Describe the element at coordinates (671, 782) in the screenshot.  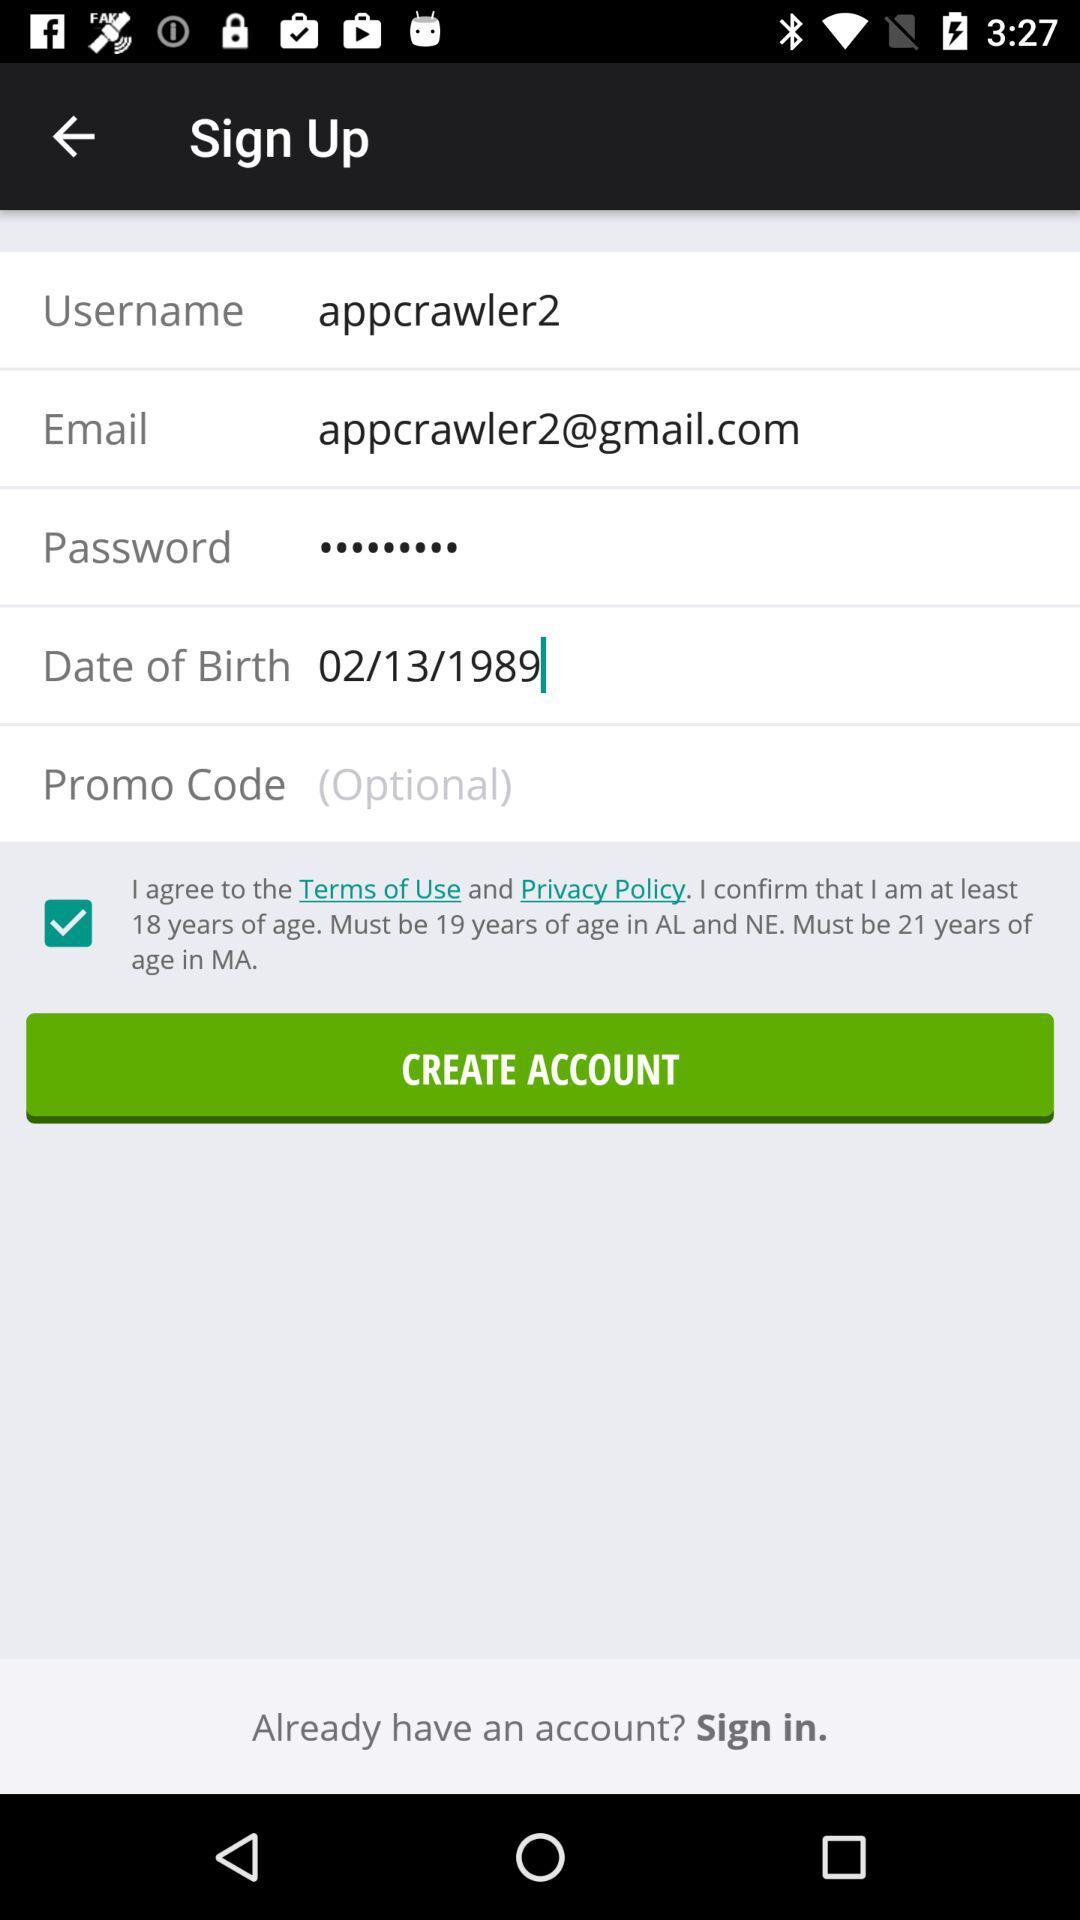
I see `the item next to the promo code` at that location.